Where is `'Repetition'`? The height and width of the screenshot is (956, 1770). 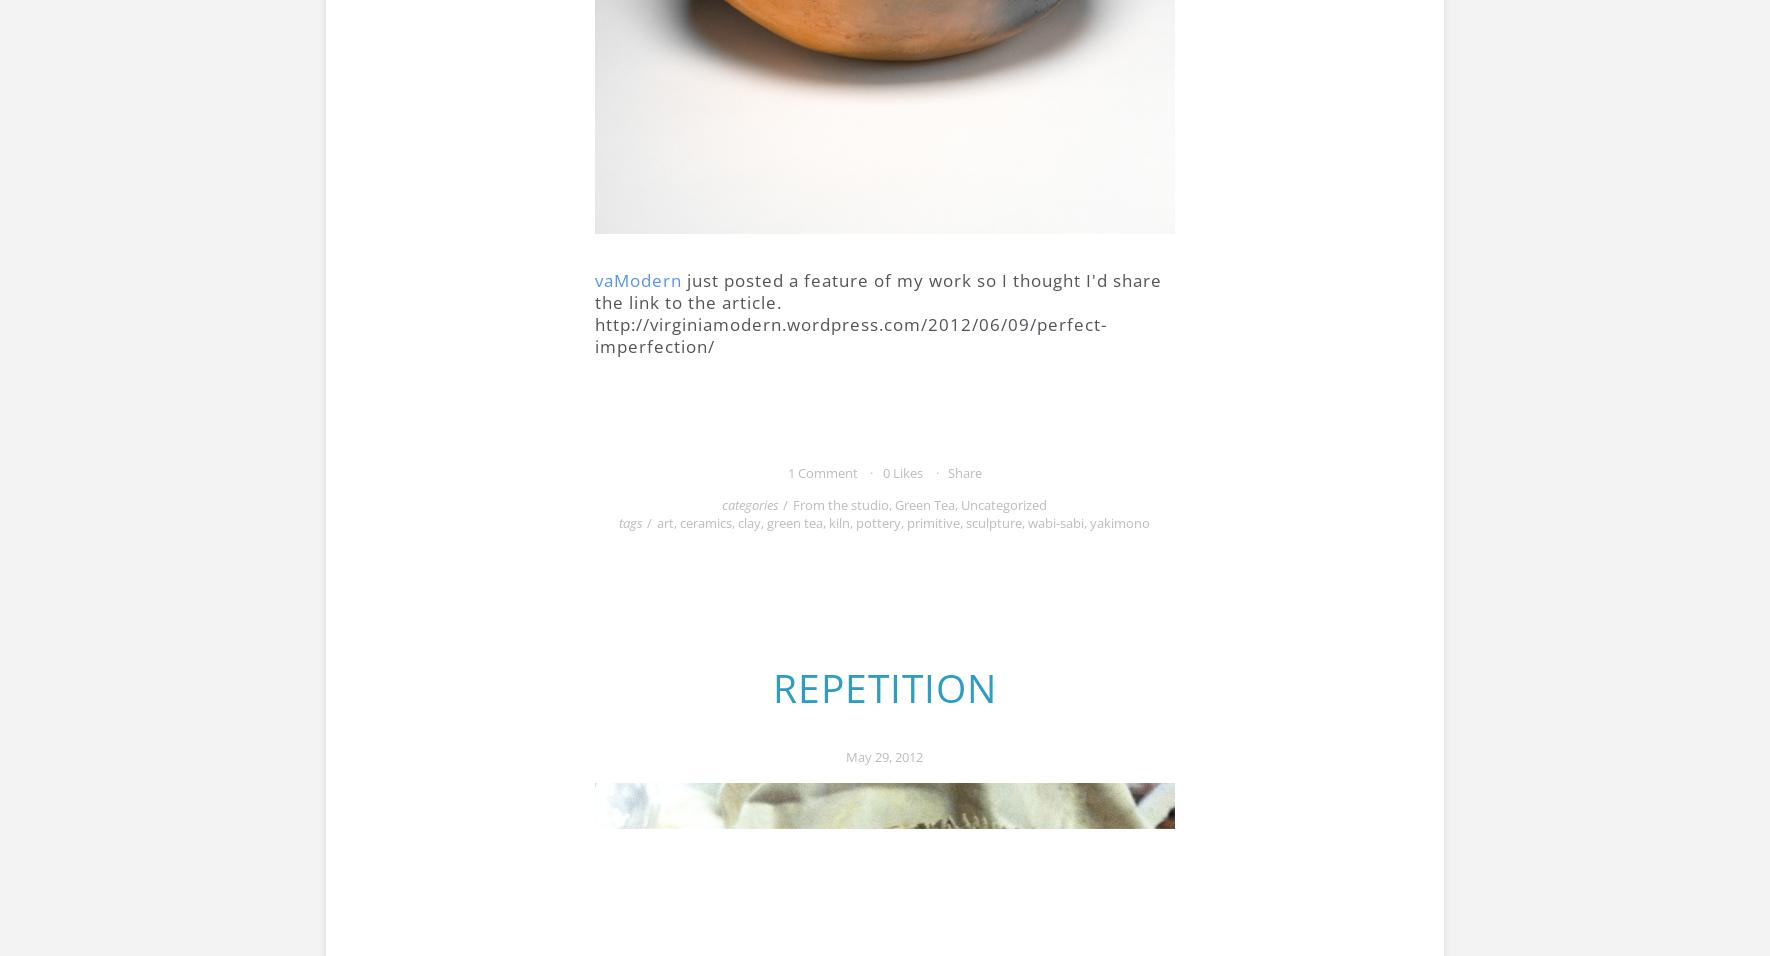 'Repetition' is located at coordinates (883, 687).